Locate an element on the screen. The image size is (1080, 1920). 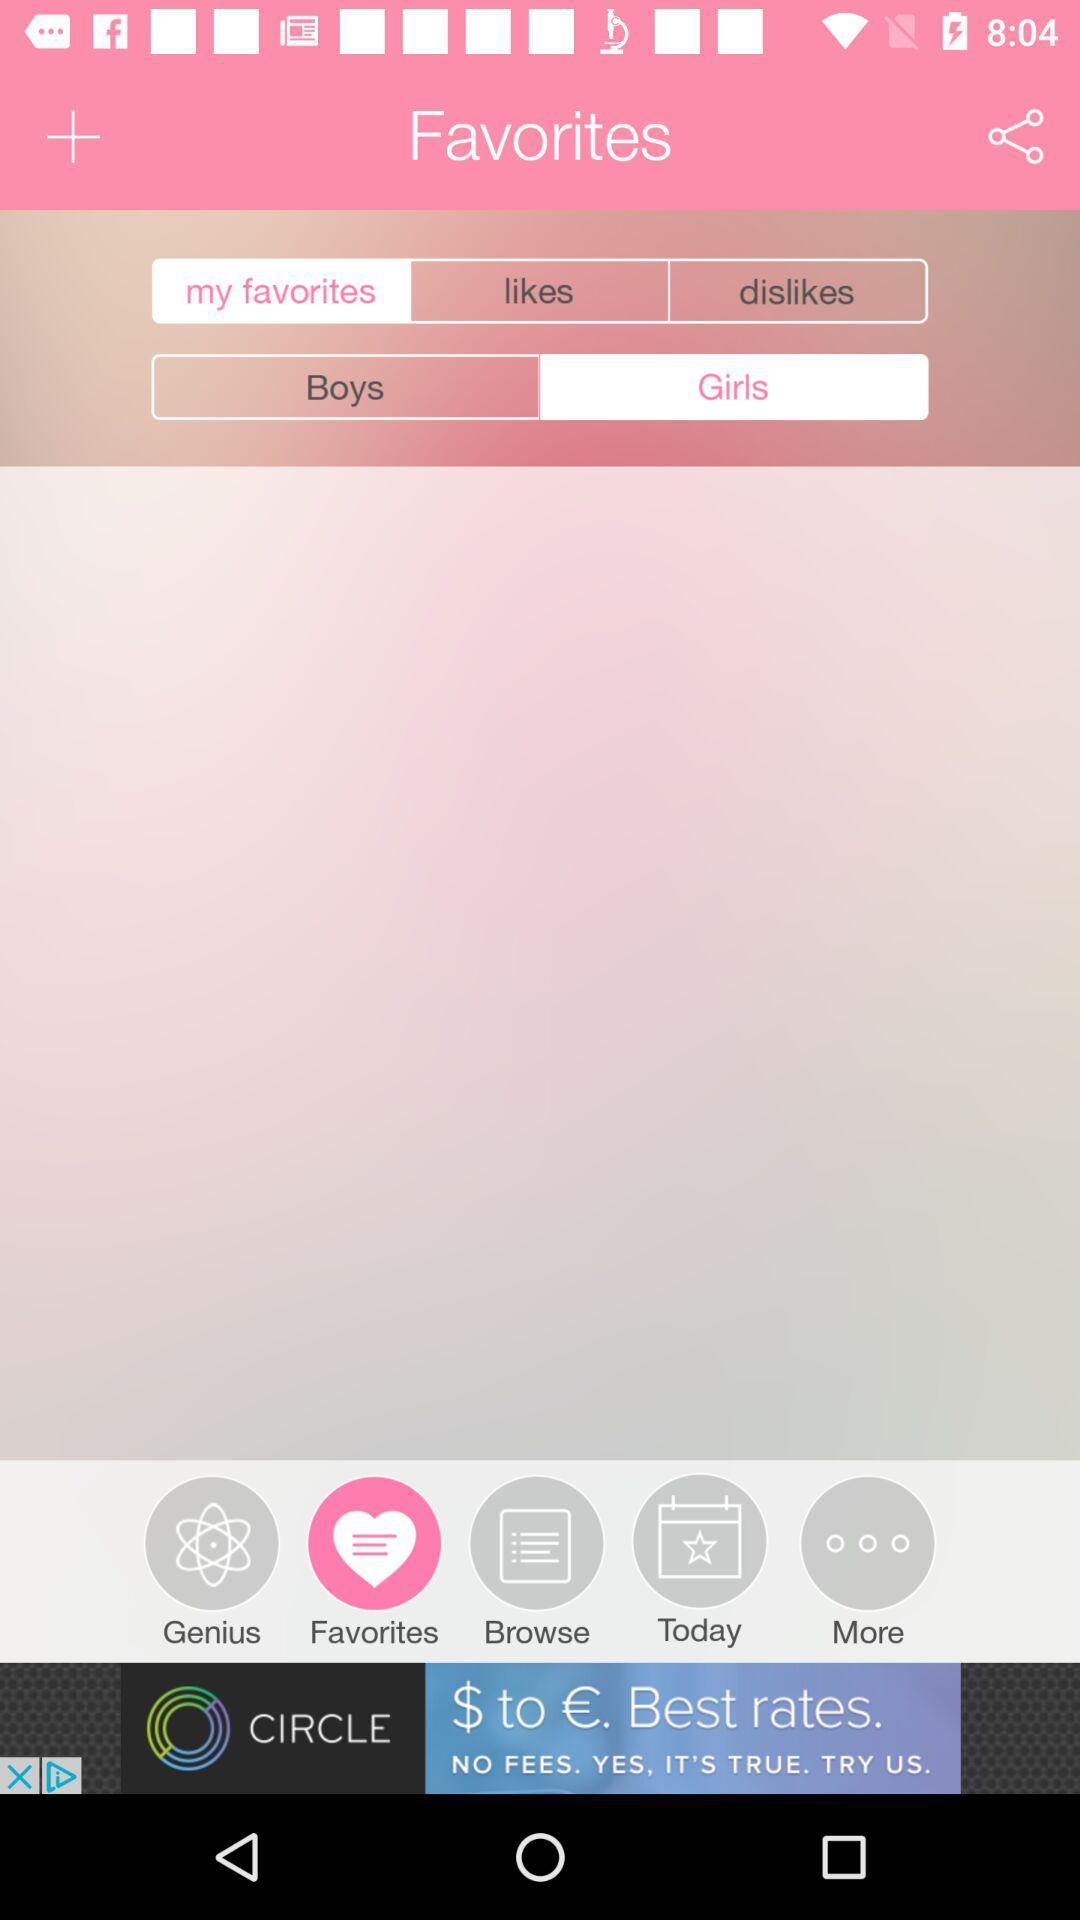
the button next to boys is located at coordinates (734, 387).